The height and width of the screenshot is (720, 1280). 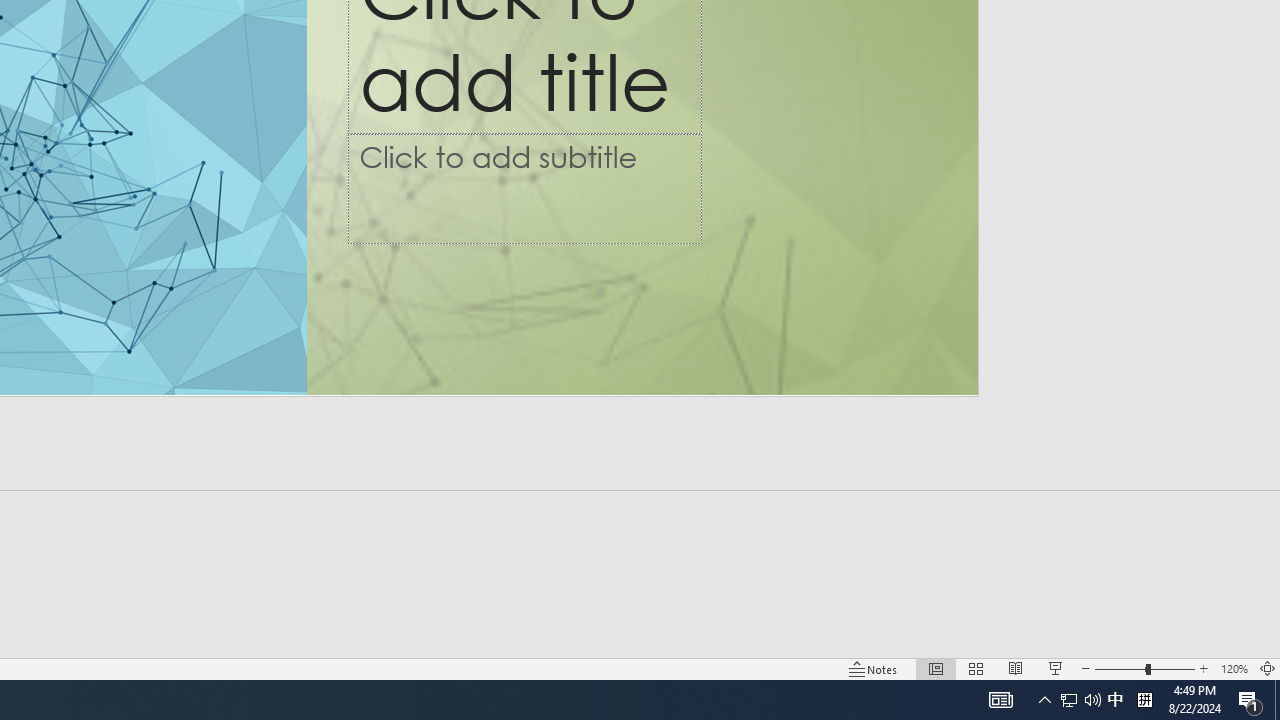 I want to click on 'Normal', so click(x=935, y=669).